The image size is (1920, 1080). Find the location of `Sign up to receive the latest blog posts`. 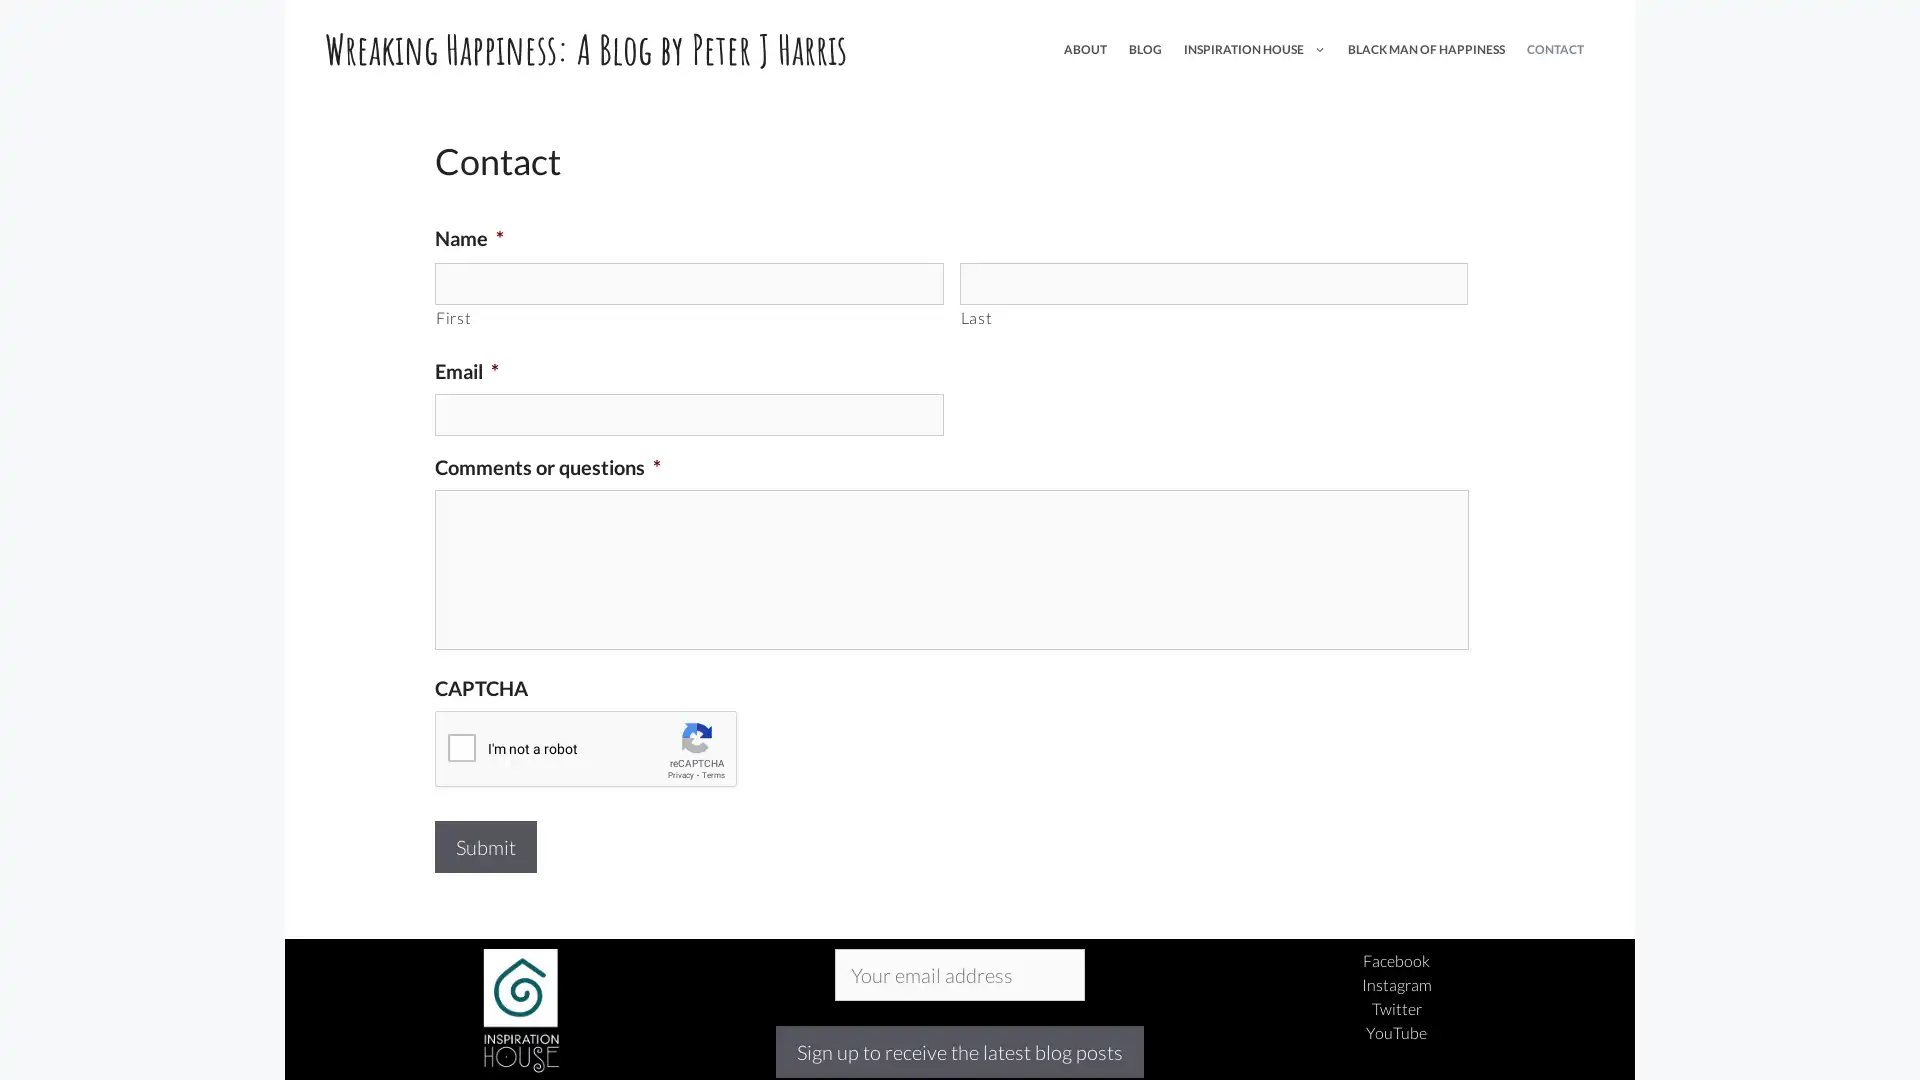

Sign up to receive the latest blog posts is located at coordinates (960, 1051).